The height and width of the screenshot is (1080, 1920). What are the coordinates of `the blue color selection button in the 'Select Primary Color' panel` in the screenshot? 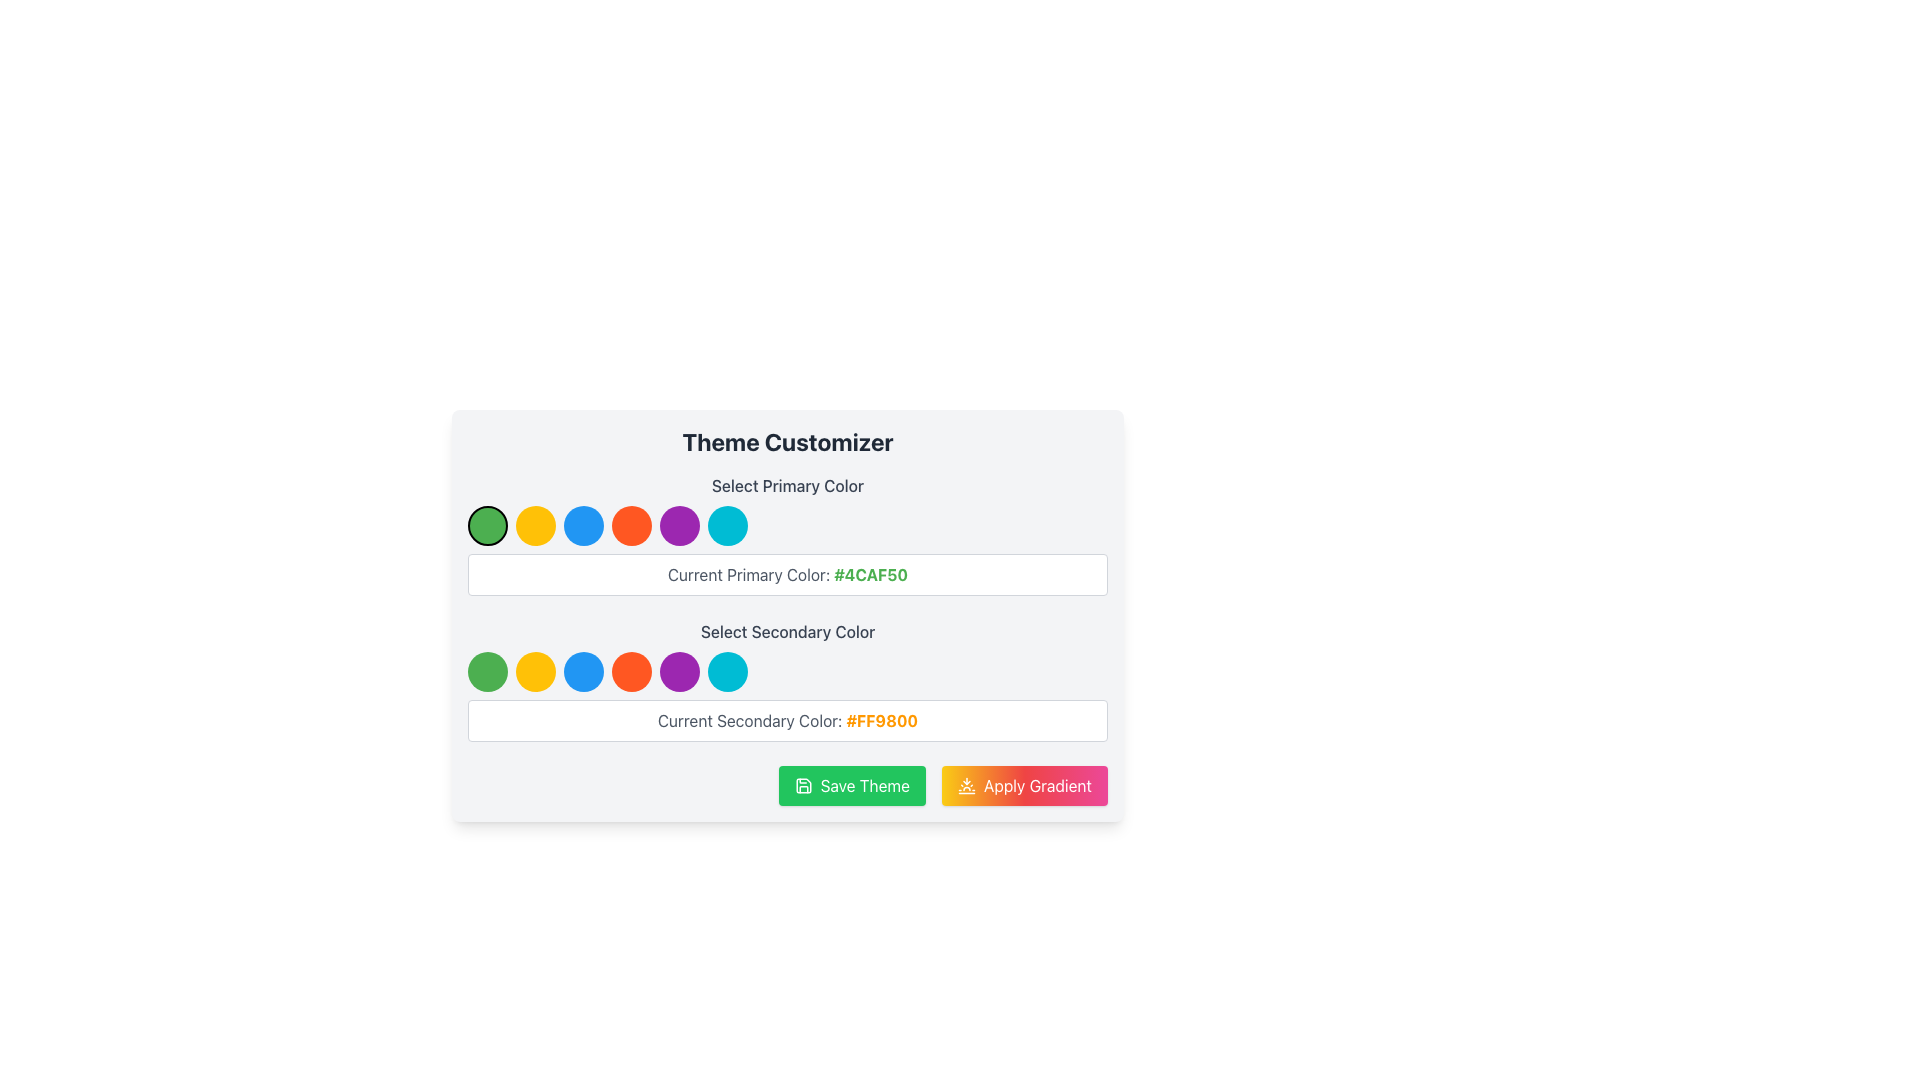 It's located at (583, 524).